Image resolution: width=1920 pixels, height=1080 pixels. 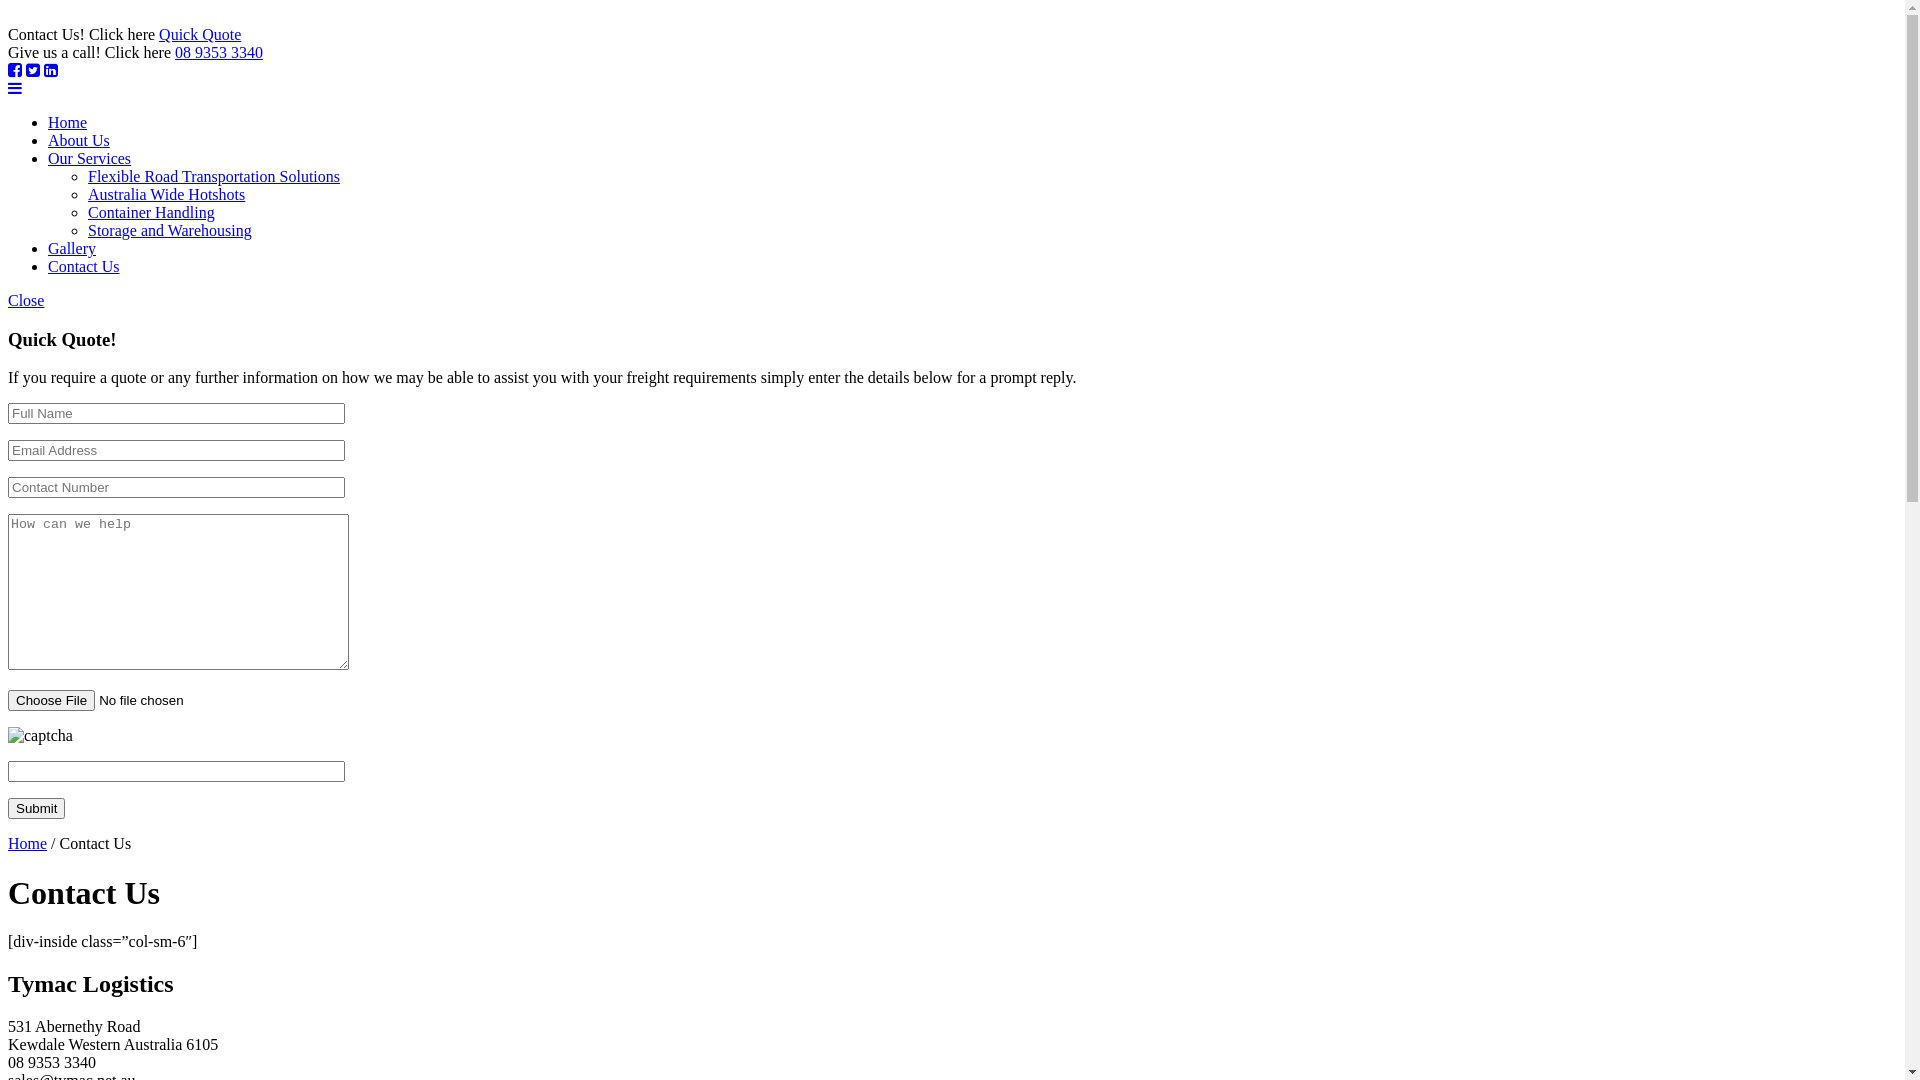 What do you see at coordinates (214, 175) in the screenshot?
I see `'Flexible Road Transportation Solutions'` at bounding box center [214, 175].